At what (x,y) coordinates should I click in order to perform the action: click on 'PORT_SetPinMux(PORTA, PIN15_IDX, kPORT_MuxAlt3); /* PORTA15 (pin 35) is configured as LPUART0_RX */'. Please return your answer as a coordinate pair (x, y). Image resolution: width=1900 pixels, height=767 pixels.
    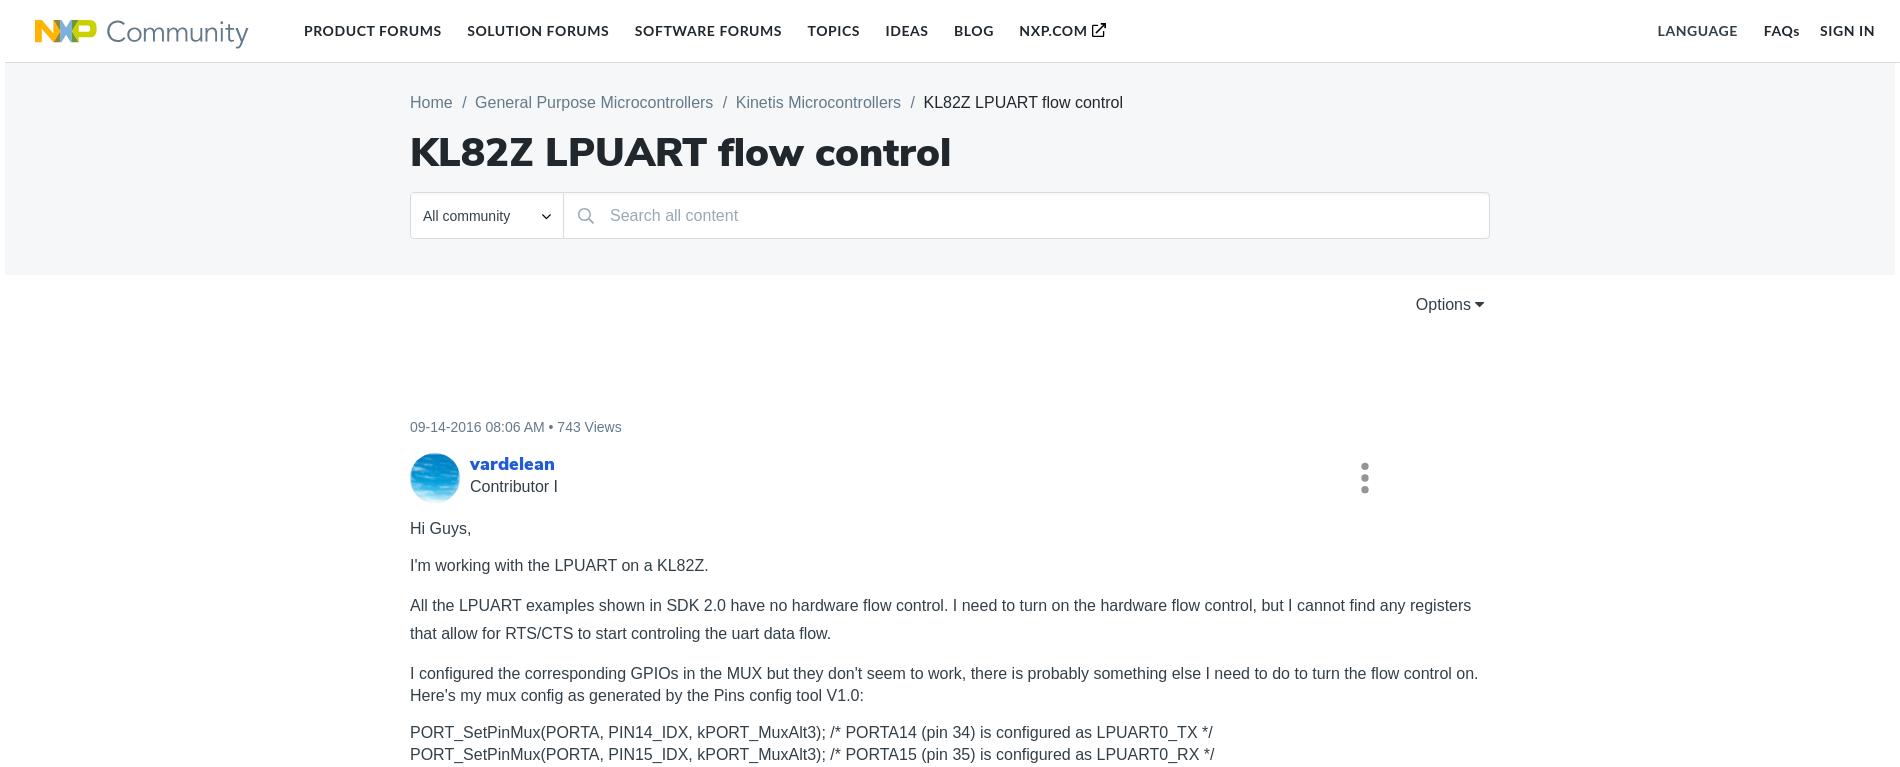
    Looking at the image, I should click on (811, 753).